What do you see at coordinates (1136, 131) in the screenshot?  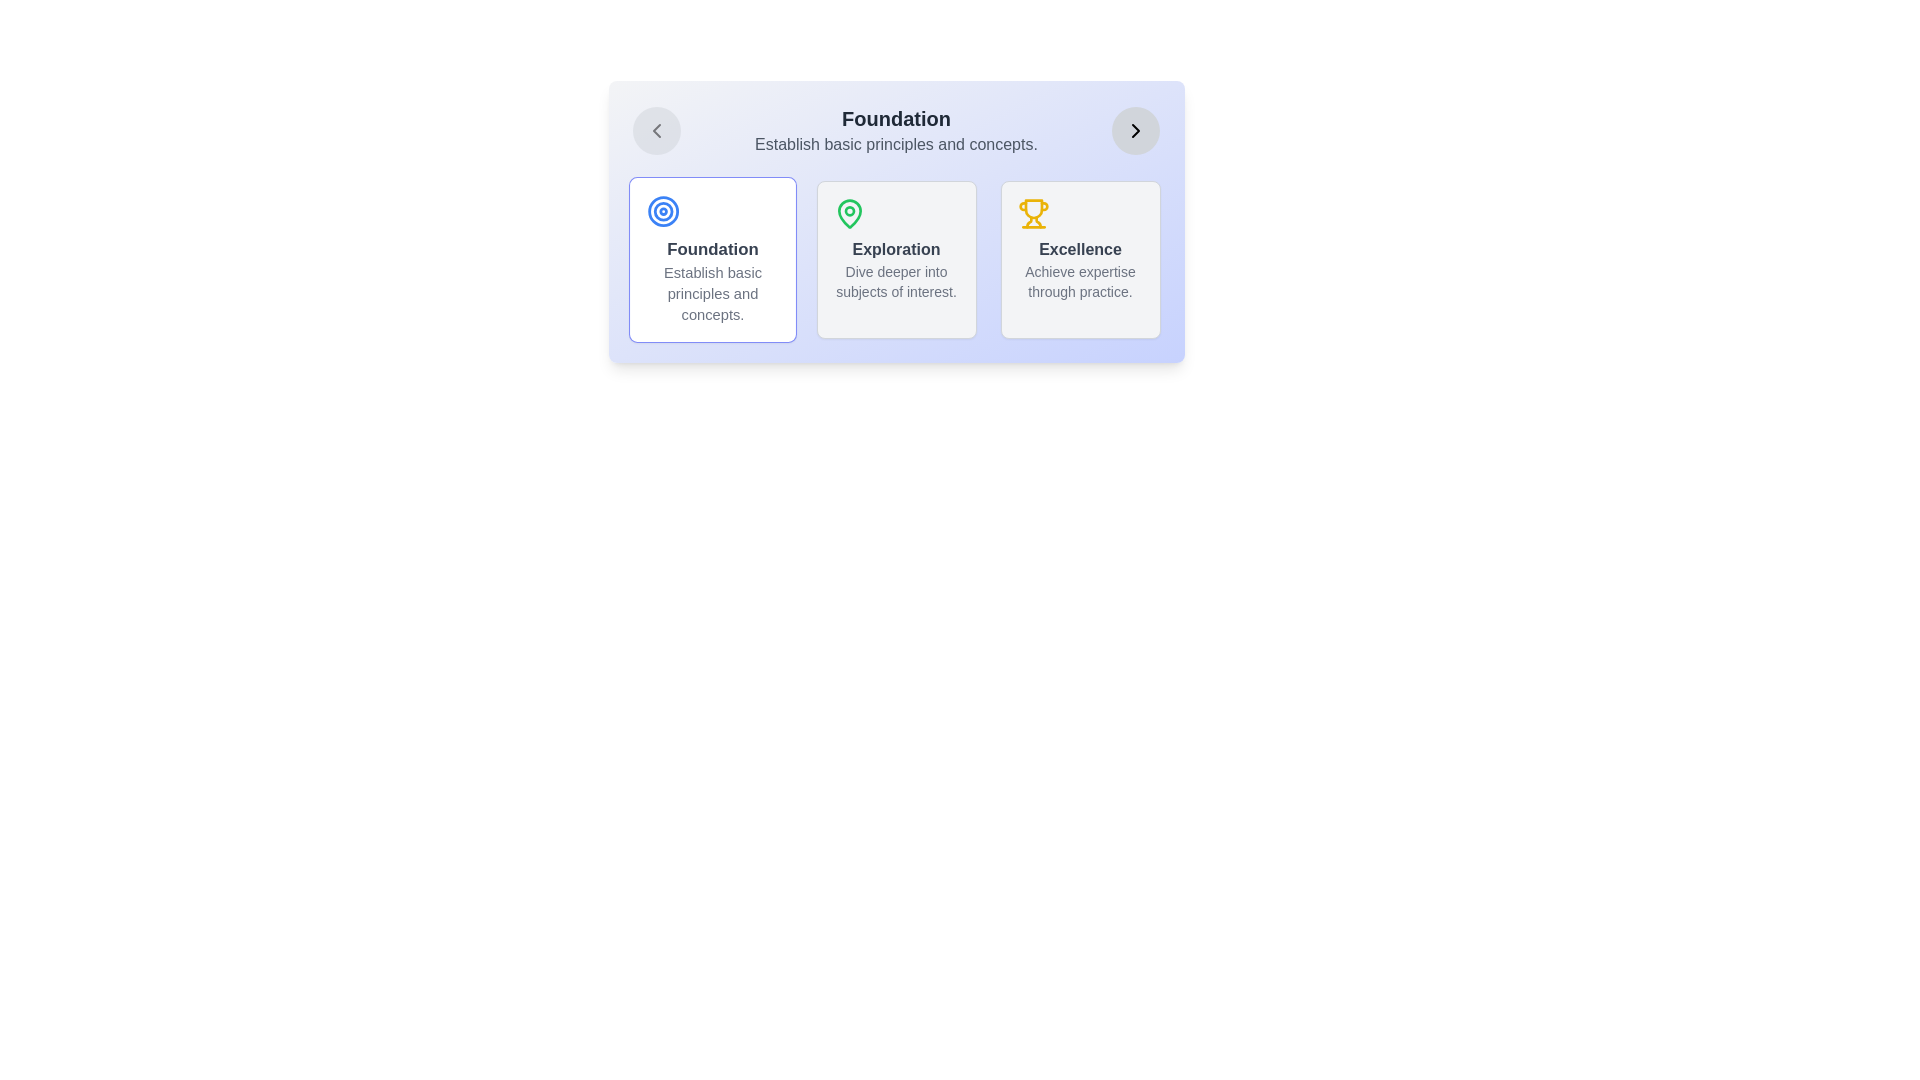 I see `the right-facing arrow icon located within the circular button at the top-right corner of the 'Foundation' card` at bounding box center [1136, 131].